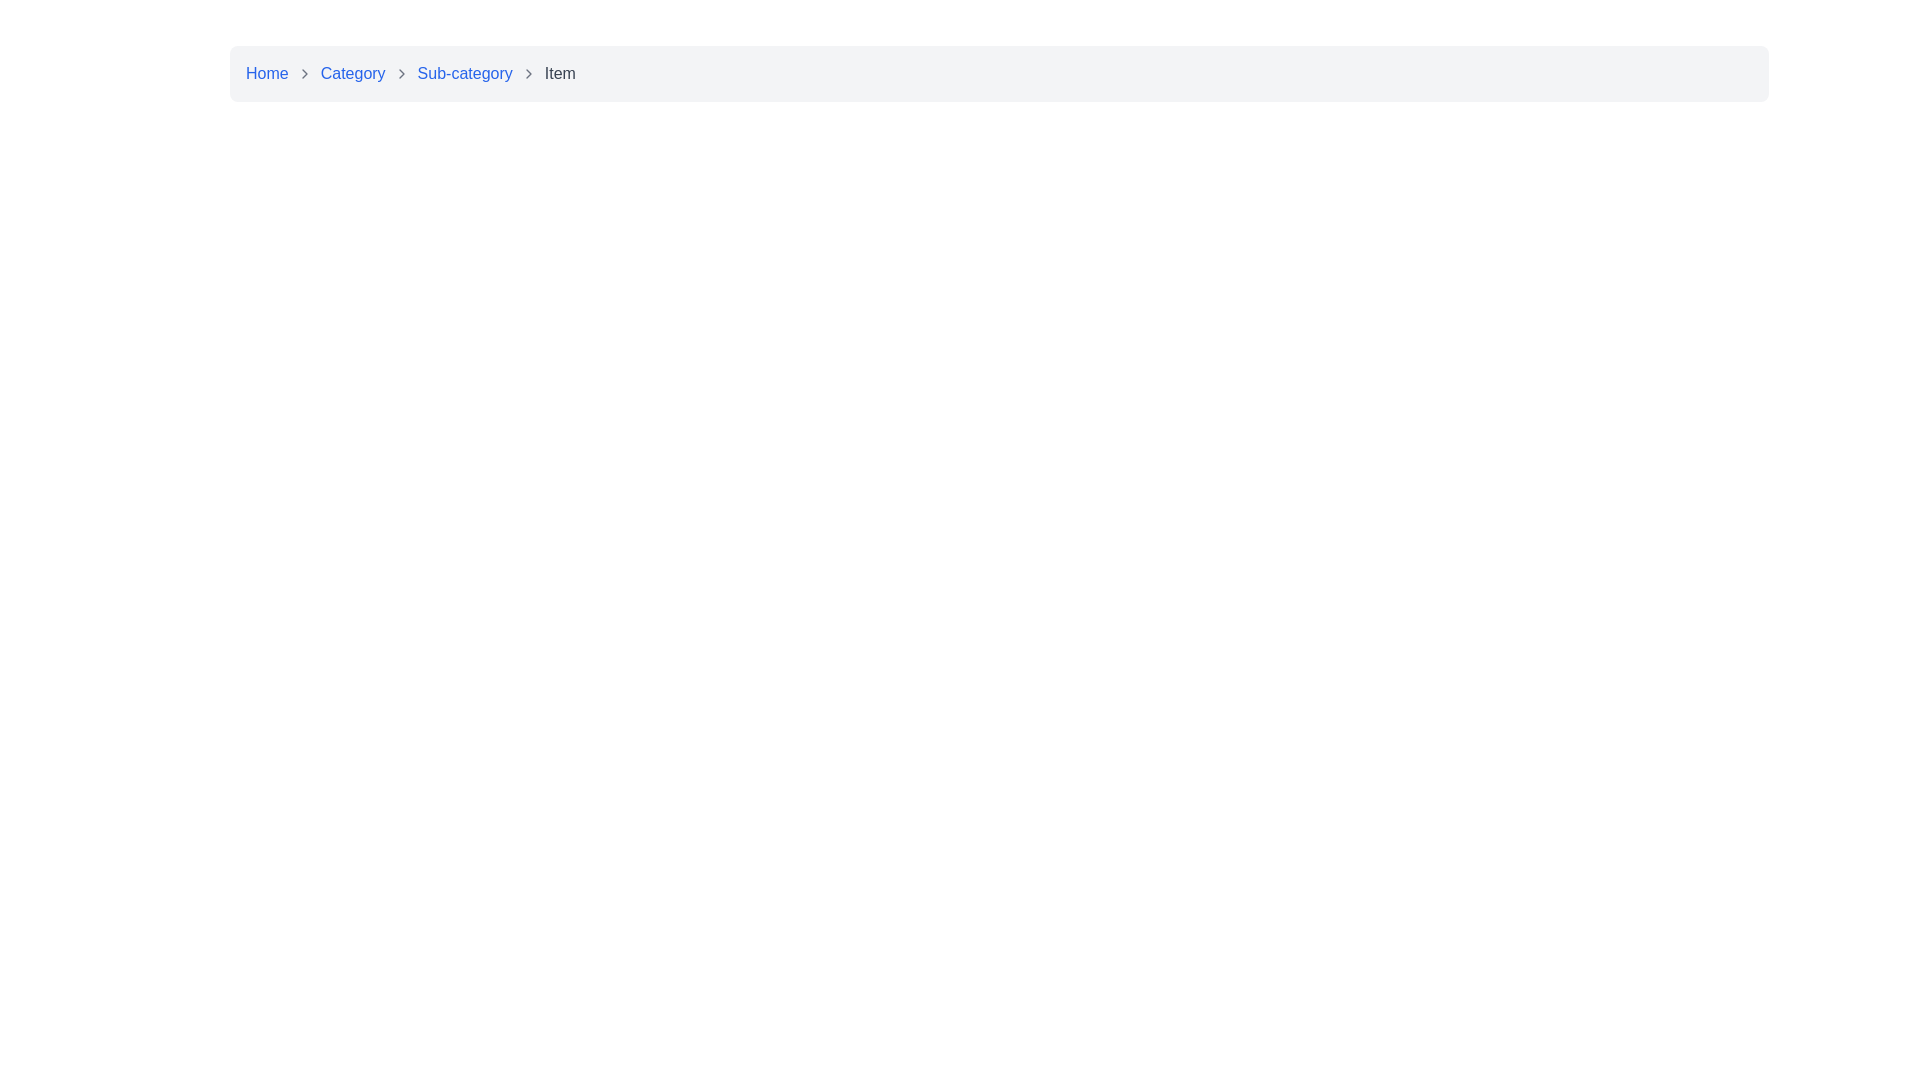 This screenshot has width=1920, height=1080. Describe the element at coordinates (999, 72) in the screenshot. I see `the breadcrumb navigation bar` at that location.